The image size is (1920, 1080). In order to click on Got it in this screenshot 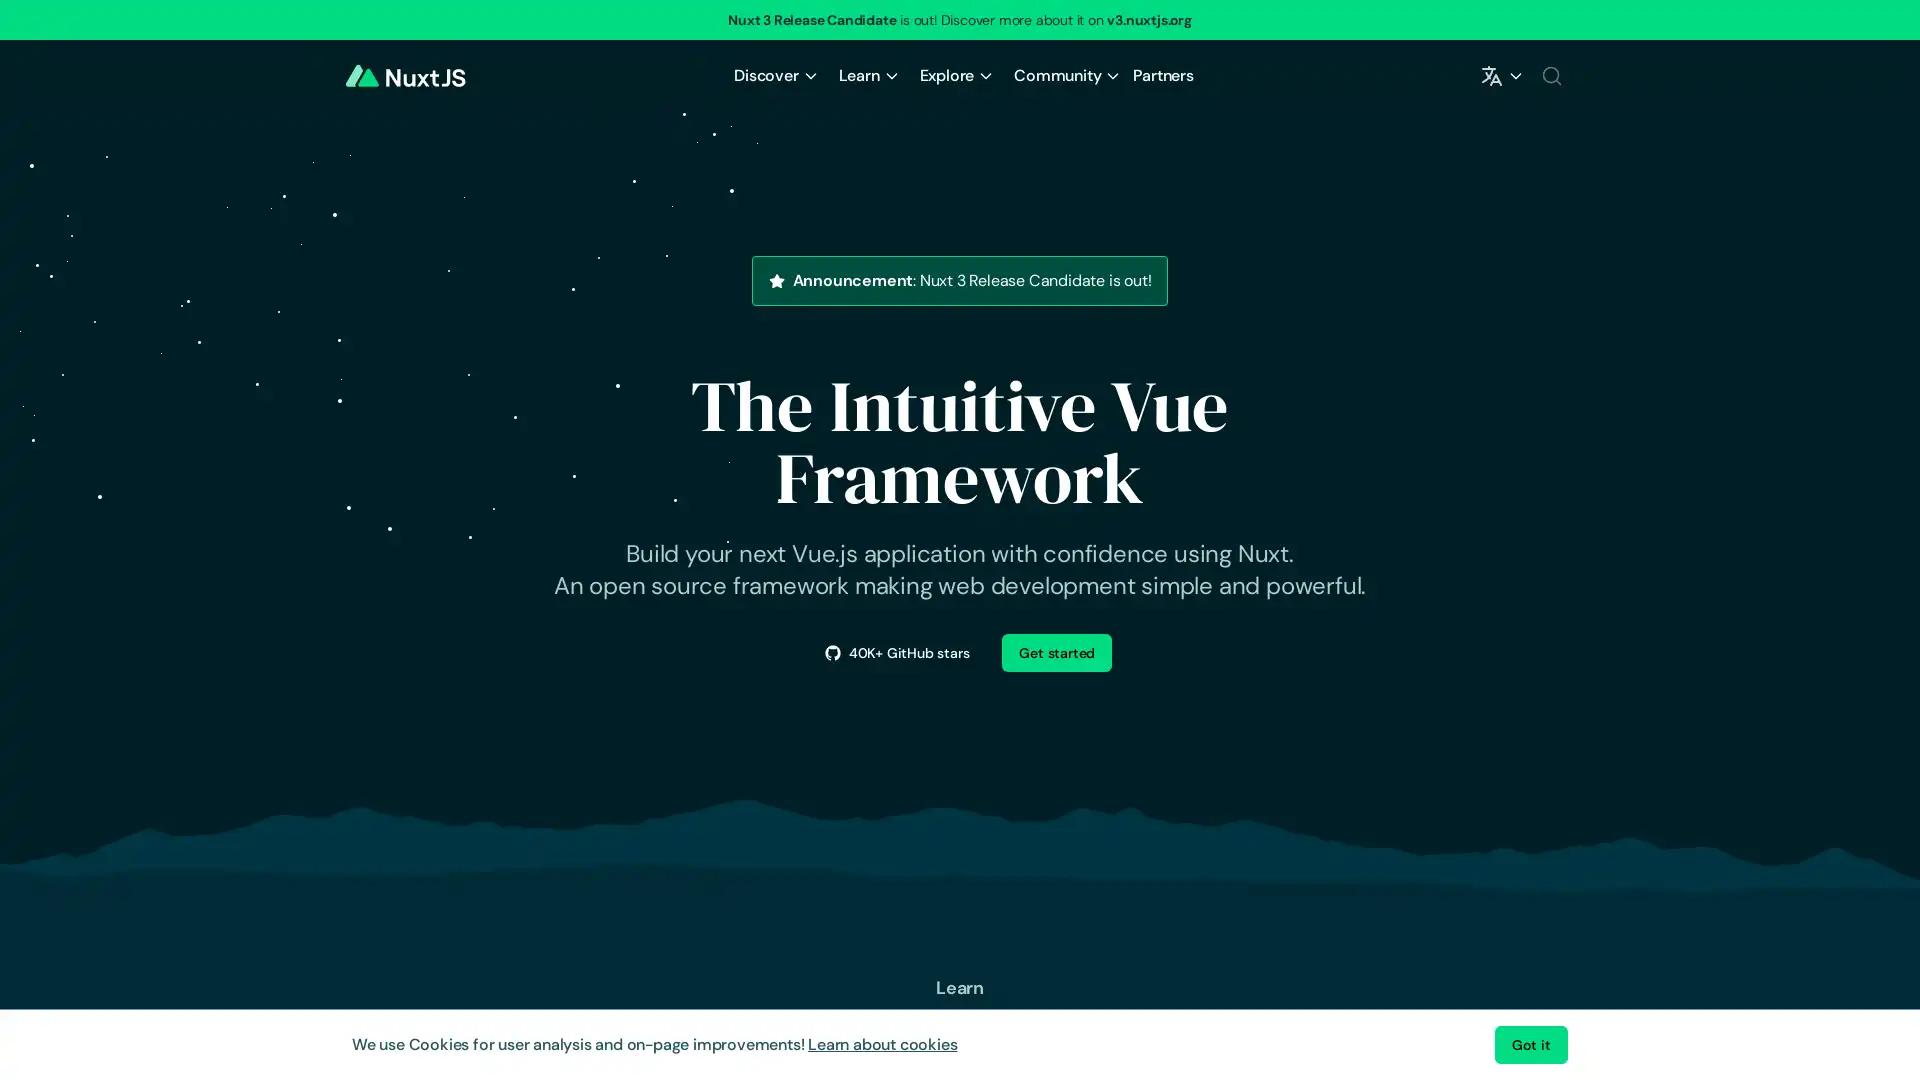, I will do `click(1530, 1044)`.